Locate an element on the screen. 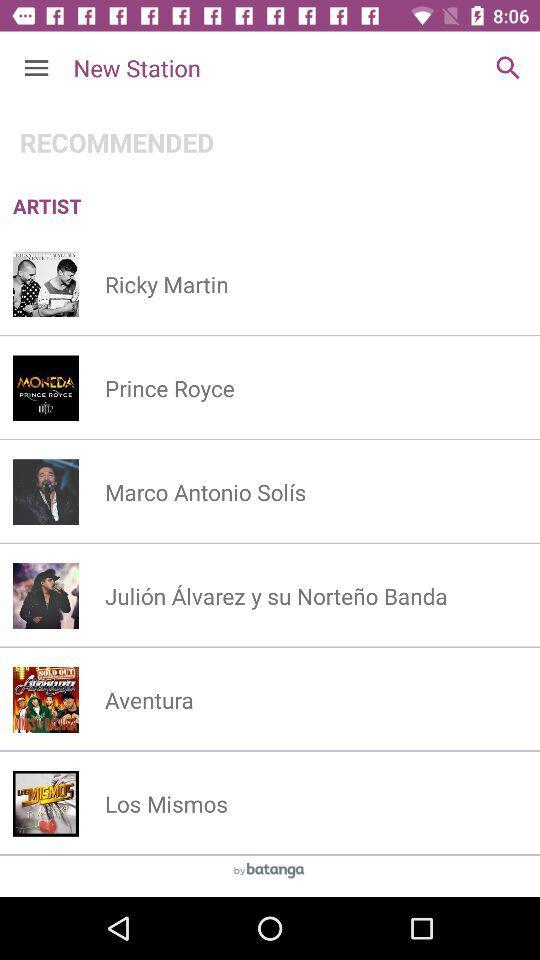 The width and height of the screenshot is (540, 960). the fourth image in display from recommended is located at coordinates (46, 595).